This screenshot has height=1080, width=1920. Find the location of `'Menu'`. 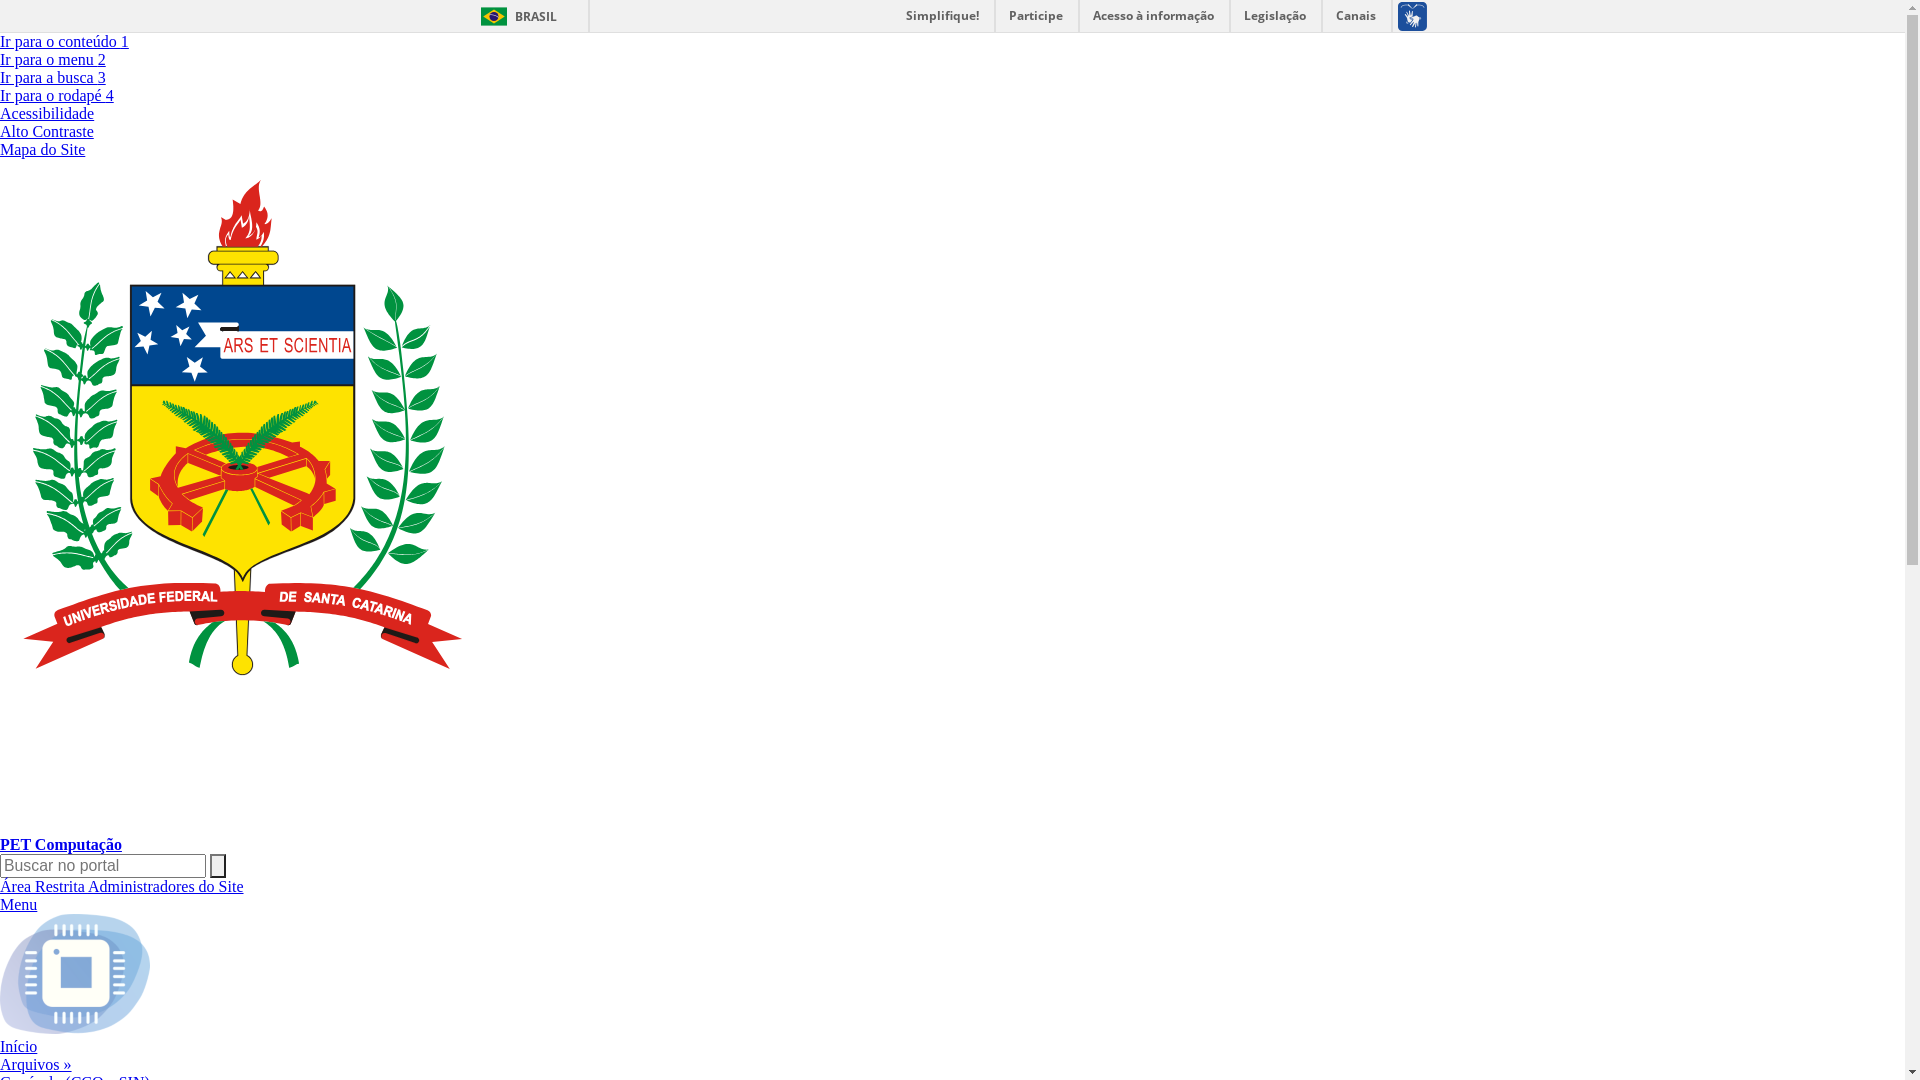

'Menu' is located at coordinates (18, 904).